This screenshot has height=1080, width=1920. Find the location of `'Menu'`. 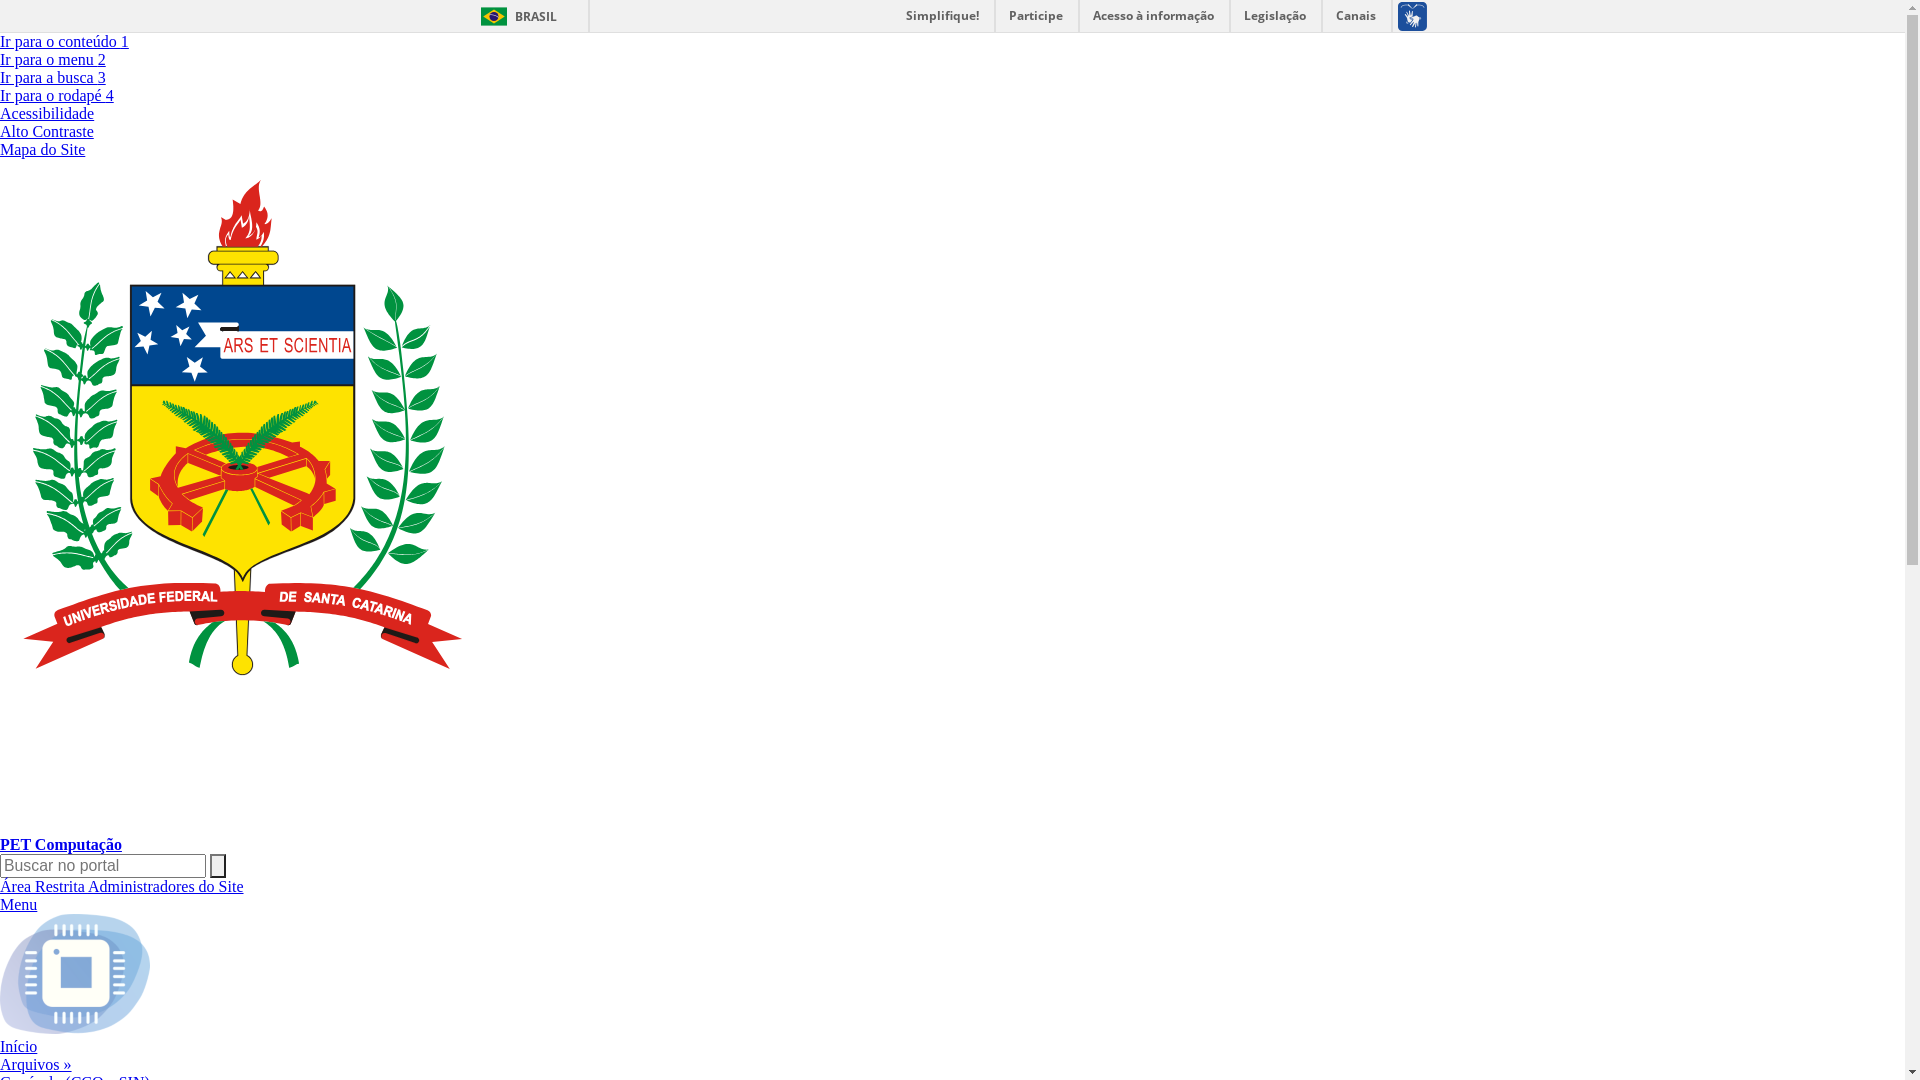

'Menu' is located at coordinates (18, 904).